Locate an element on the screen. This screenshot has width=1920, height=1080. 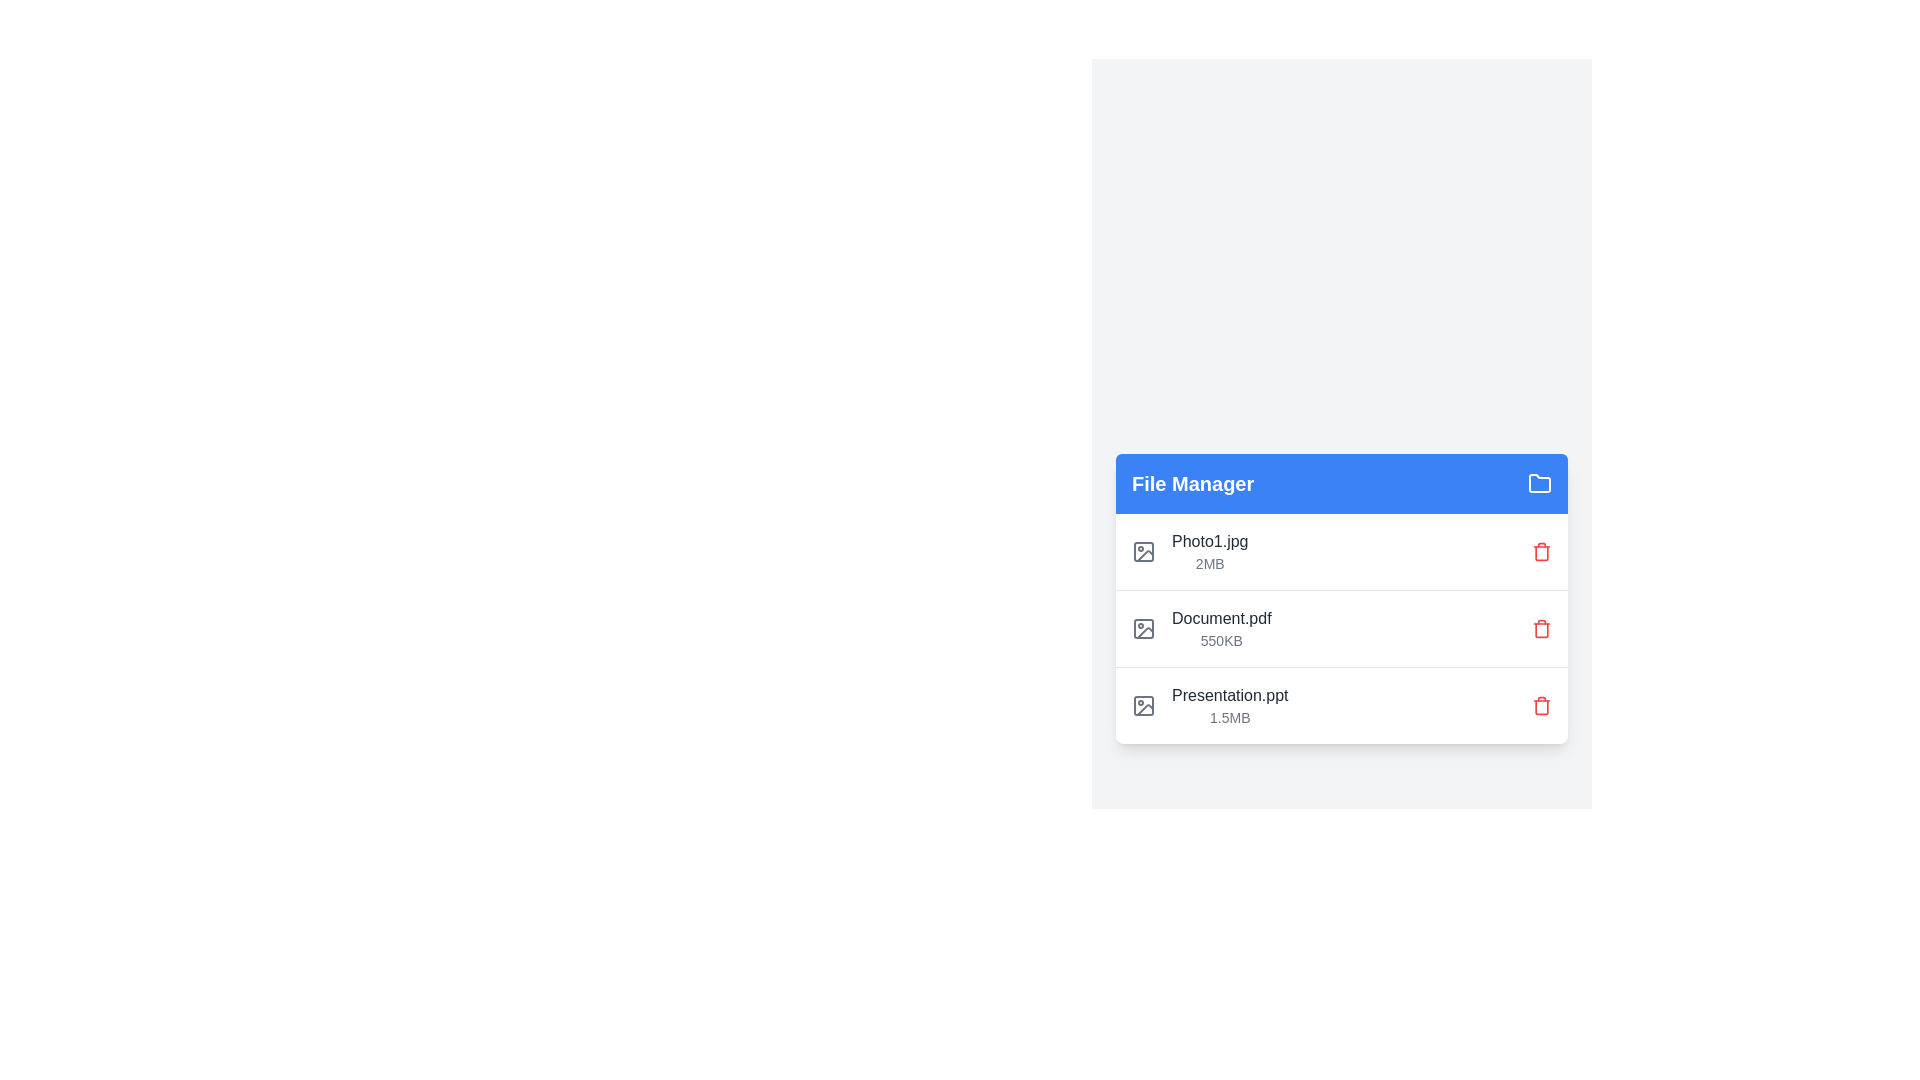
the image-style icon with rounded corners and a circular element, located to the left of 'Photo1.jpg' and '2MB' in the first entry of the list in the 'File Manager' section is located at coordinates (1143, 551).